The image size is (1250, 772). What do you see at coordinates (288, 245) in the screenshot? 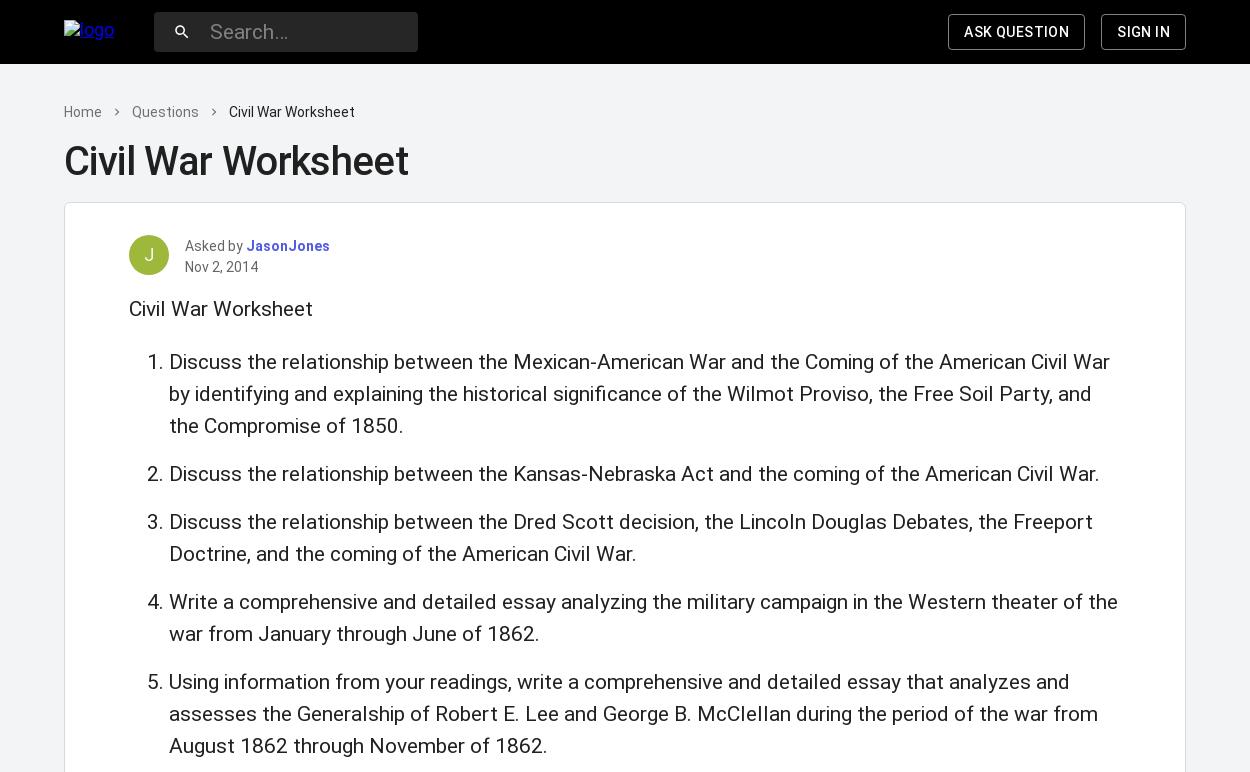
I see `'JasonJones'` at bounding box center [288, 245].